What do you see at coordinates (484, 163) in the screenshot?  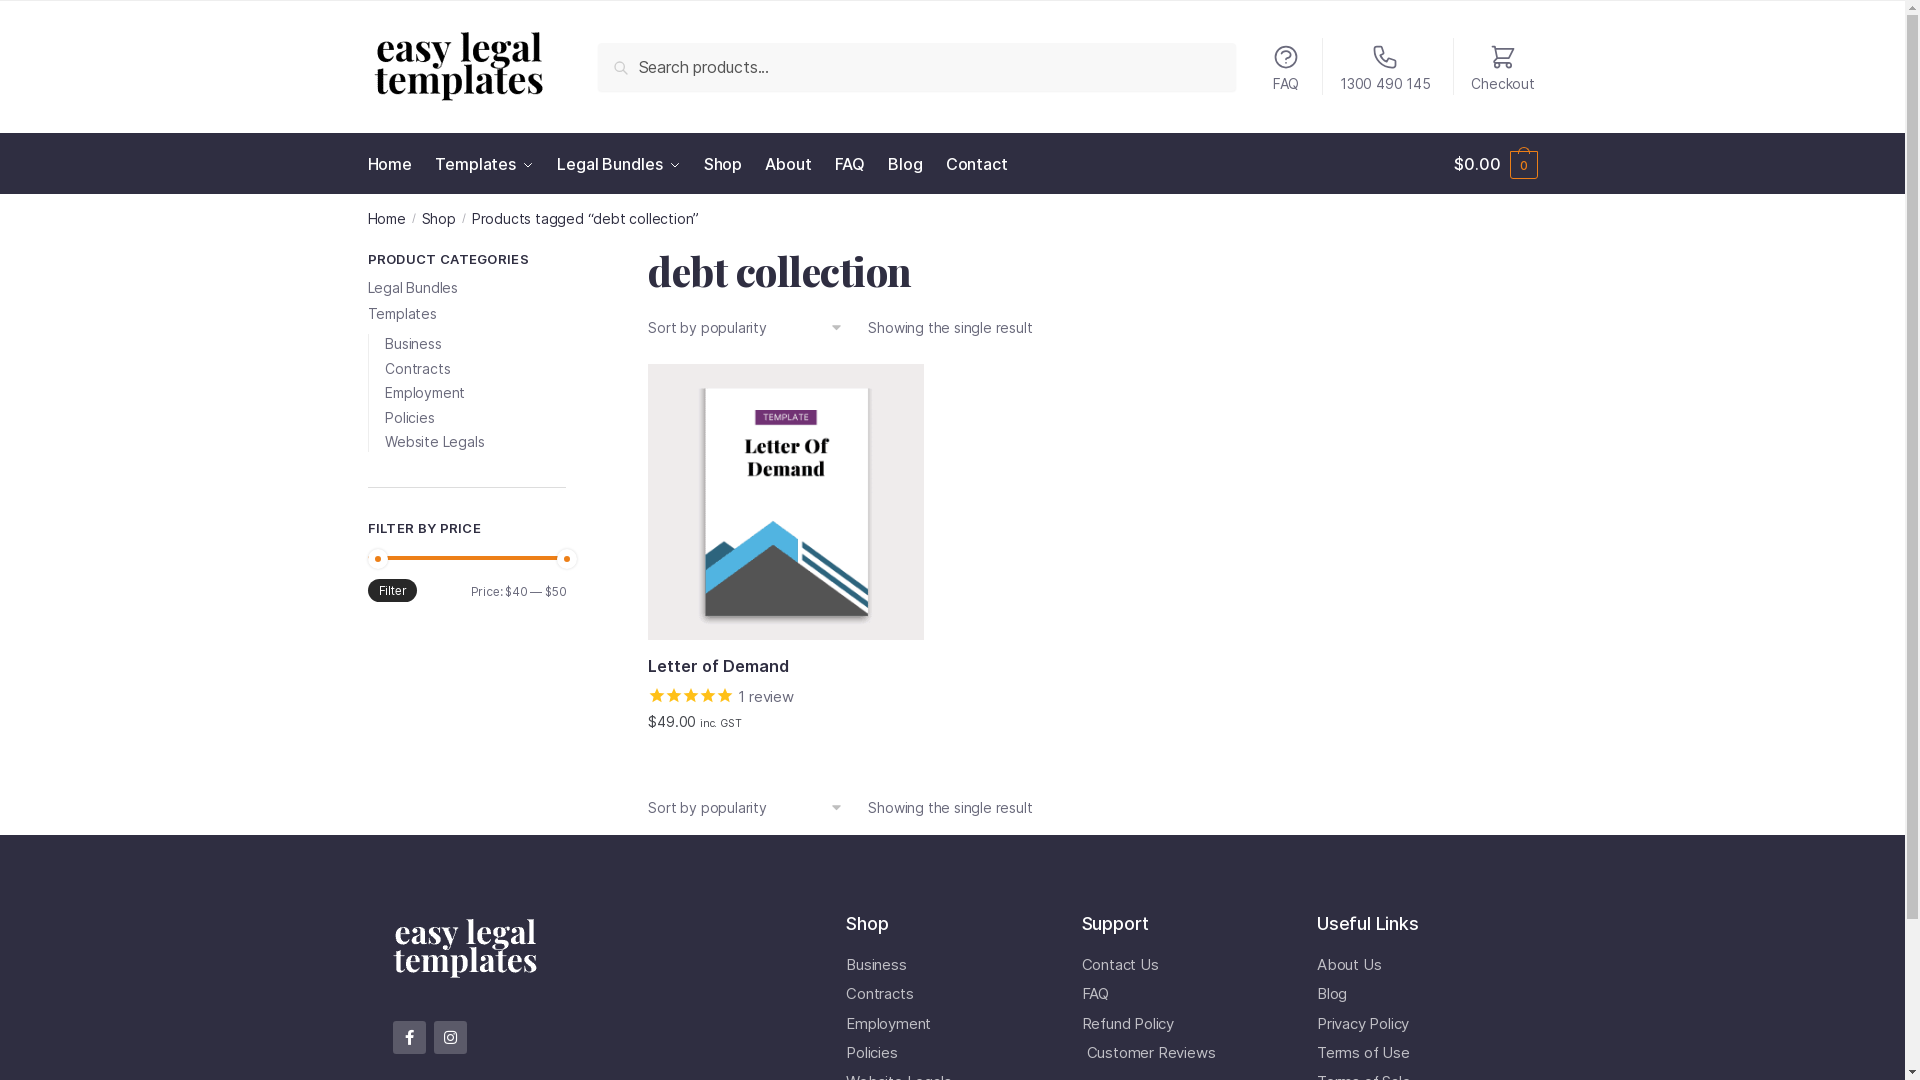 I see `'Templates'` at bounding box center [484, 163].